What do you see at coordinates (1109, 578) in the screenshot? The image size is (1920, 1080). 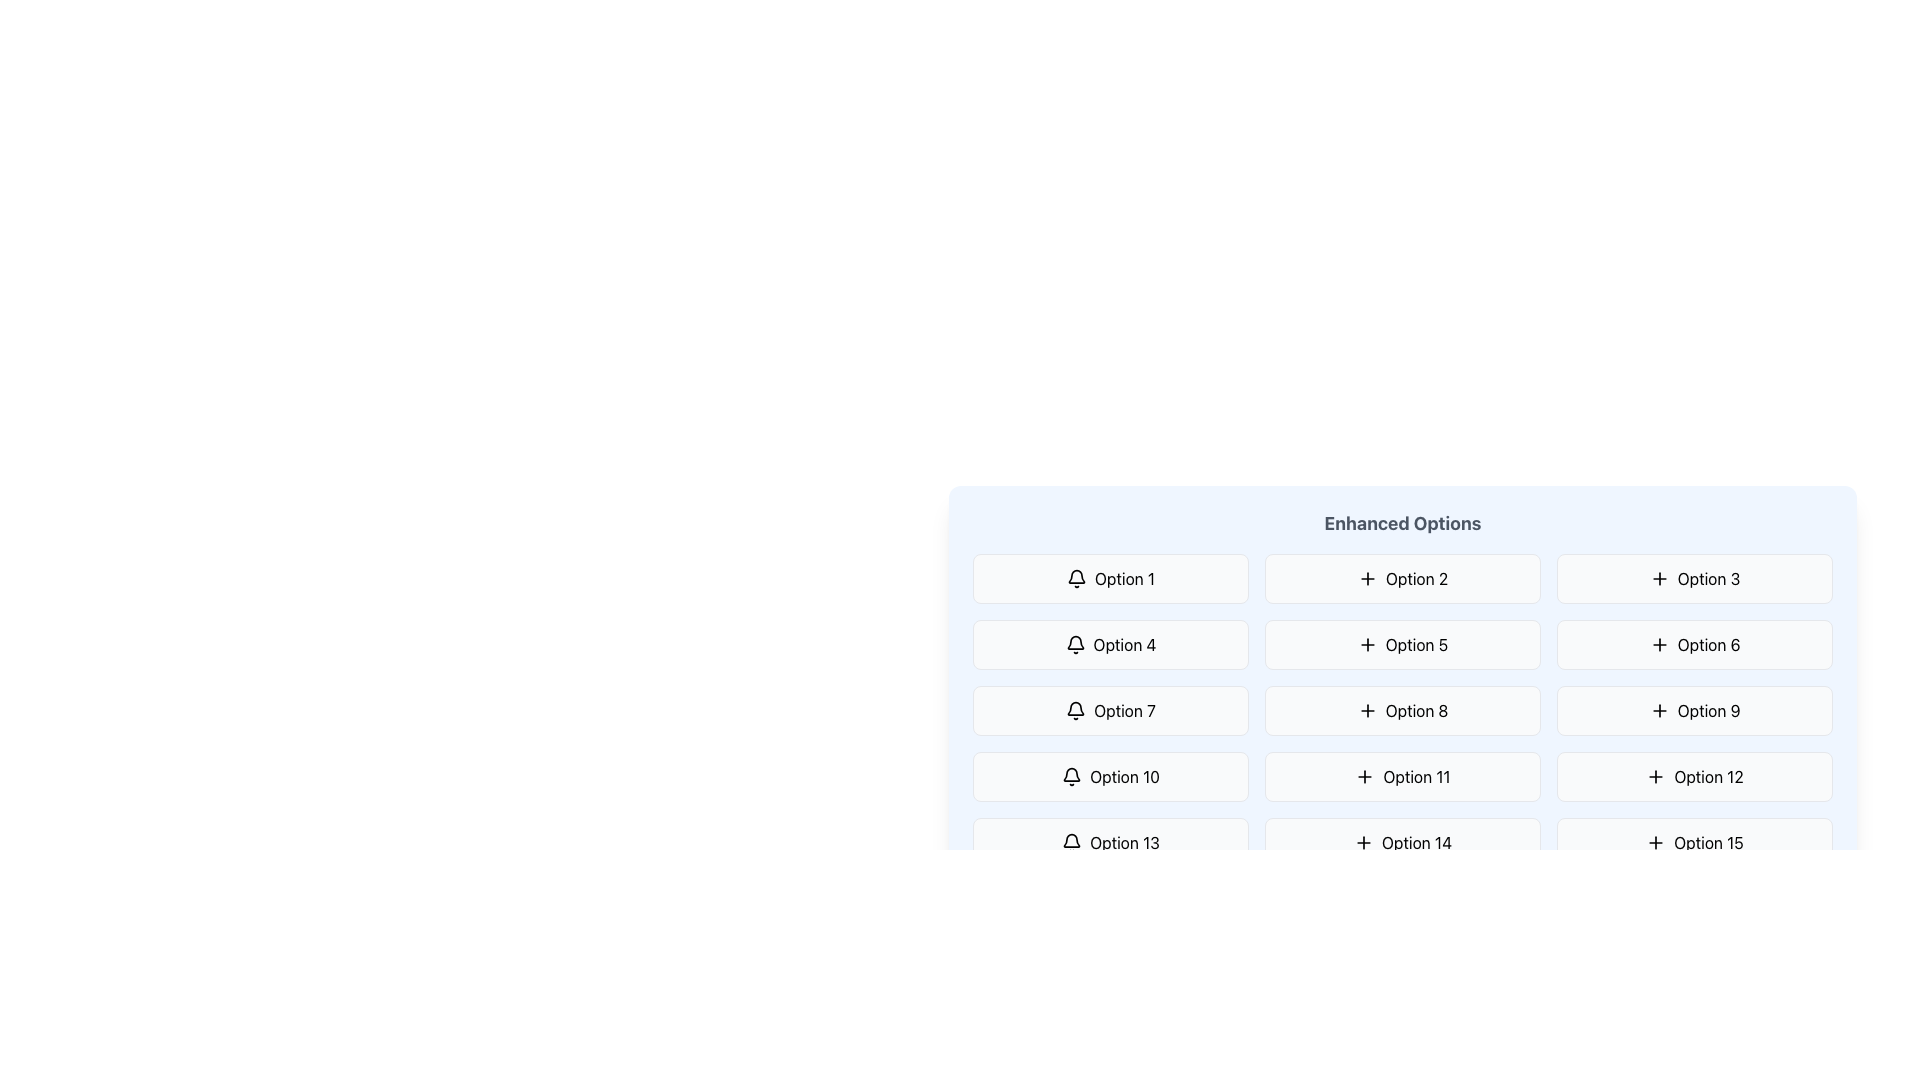 I see `the rectangular button with rounded corners labeled 'Option 1'` at bounding box center [1109, 578].